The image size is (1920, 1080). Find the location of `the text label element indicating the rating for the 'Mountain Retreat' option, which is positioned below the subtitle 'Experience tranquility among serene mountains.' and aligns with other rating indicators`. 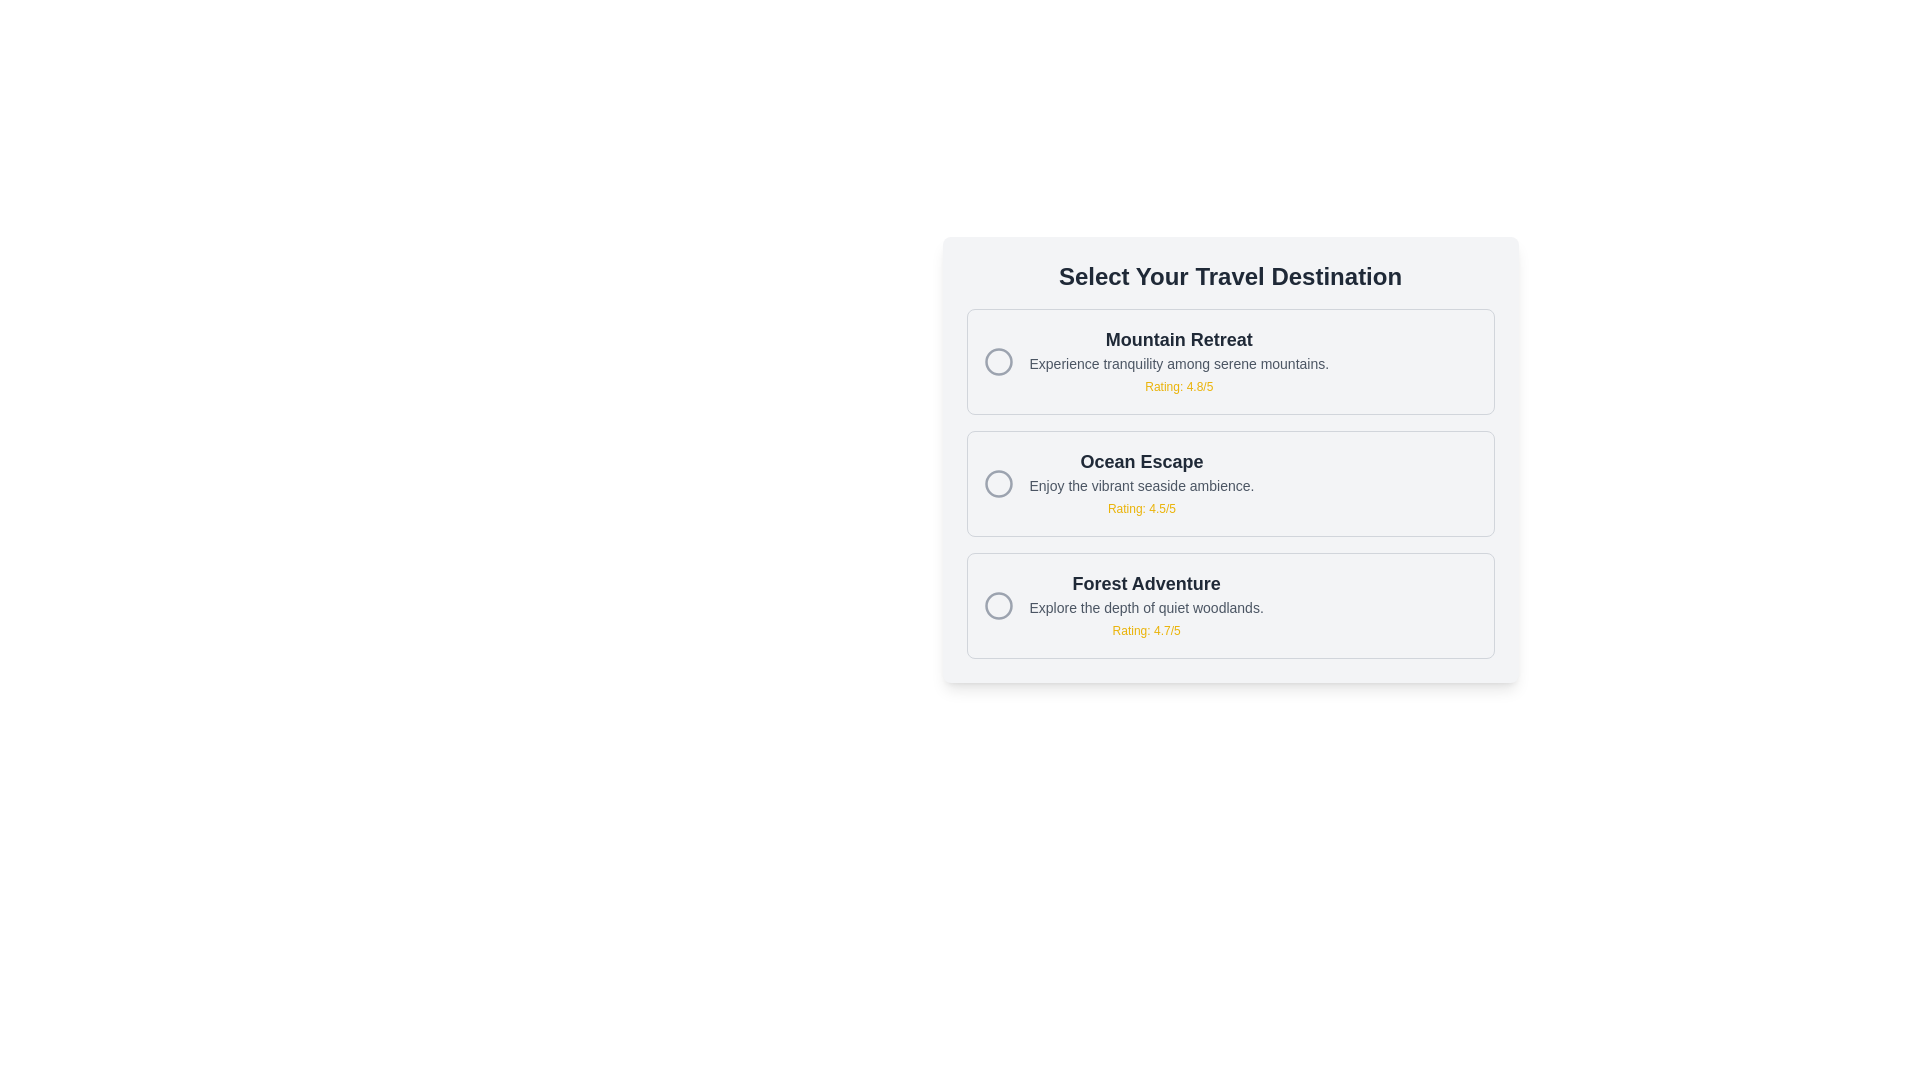

the text label element indicating the rating for the 'Mountain Retreat' option, which is positioned below the subtitle 'Experience tranquility among serene mountains.' and aligns with other rating indicators is located at coordinates (1179, 386).